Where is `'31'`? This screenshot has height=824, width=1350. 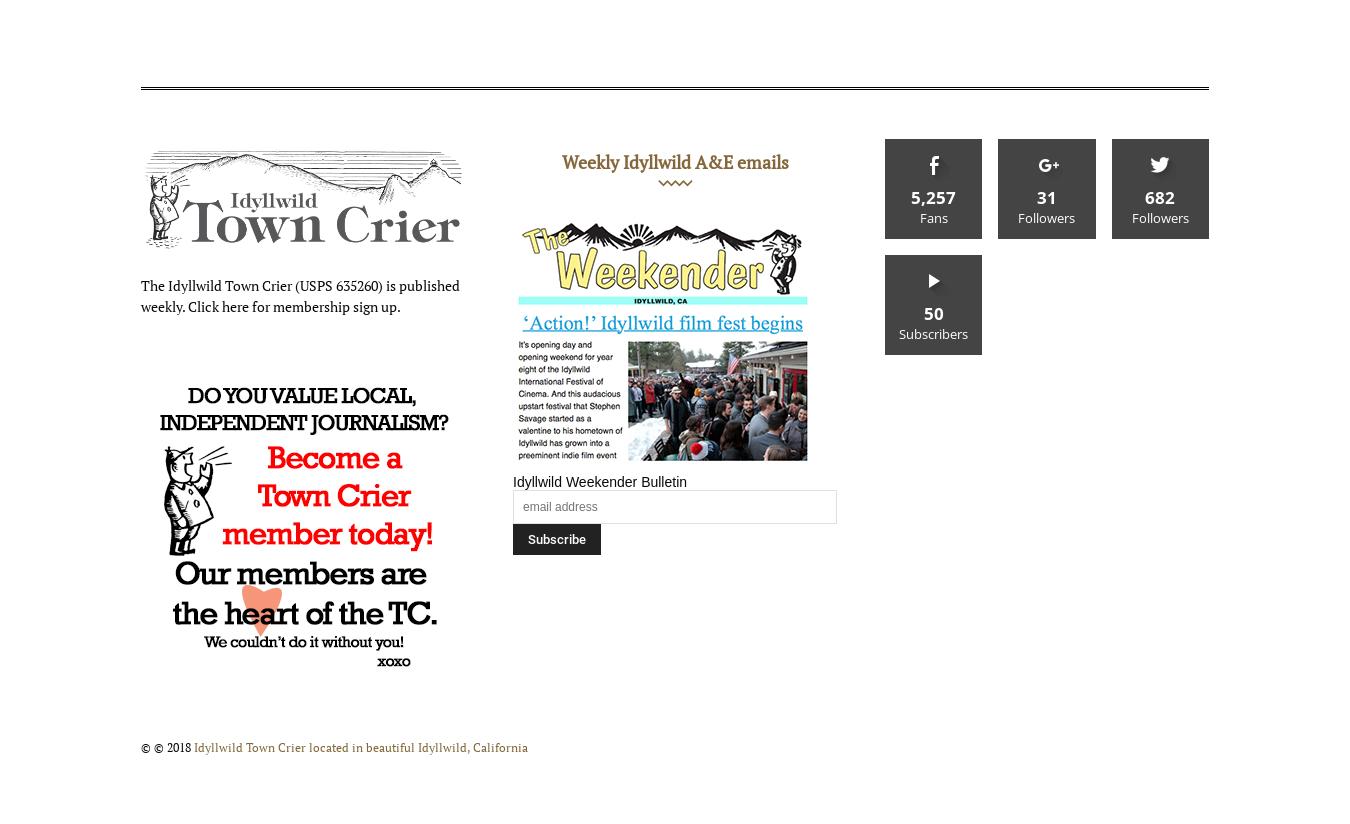
'31' is located at coordinates (1035, 197).